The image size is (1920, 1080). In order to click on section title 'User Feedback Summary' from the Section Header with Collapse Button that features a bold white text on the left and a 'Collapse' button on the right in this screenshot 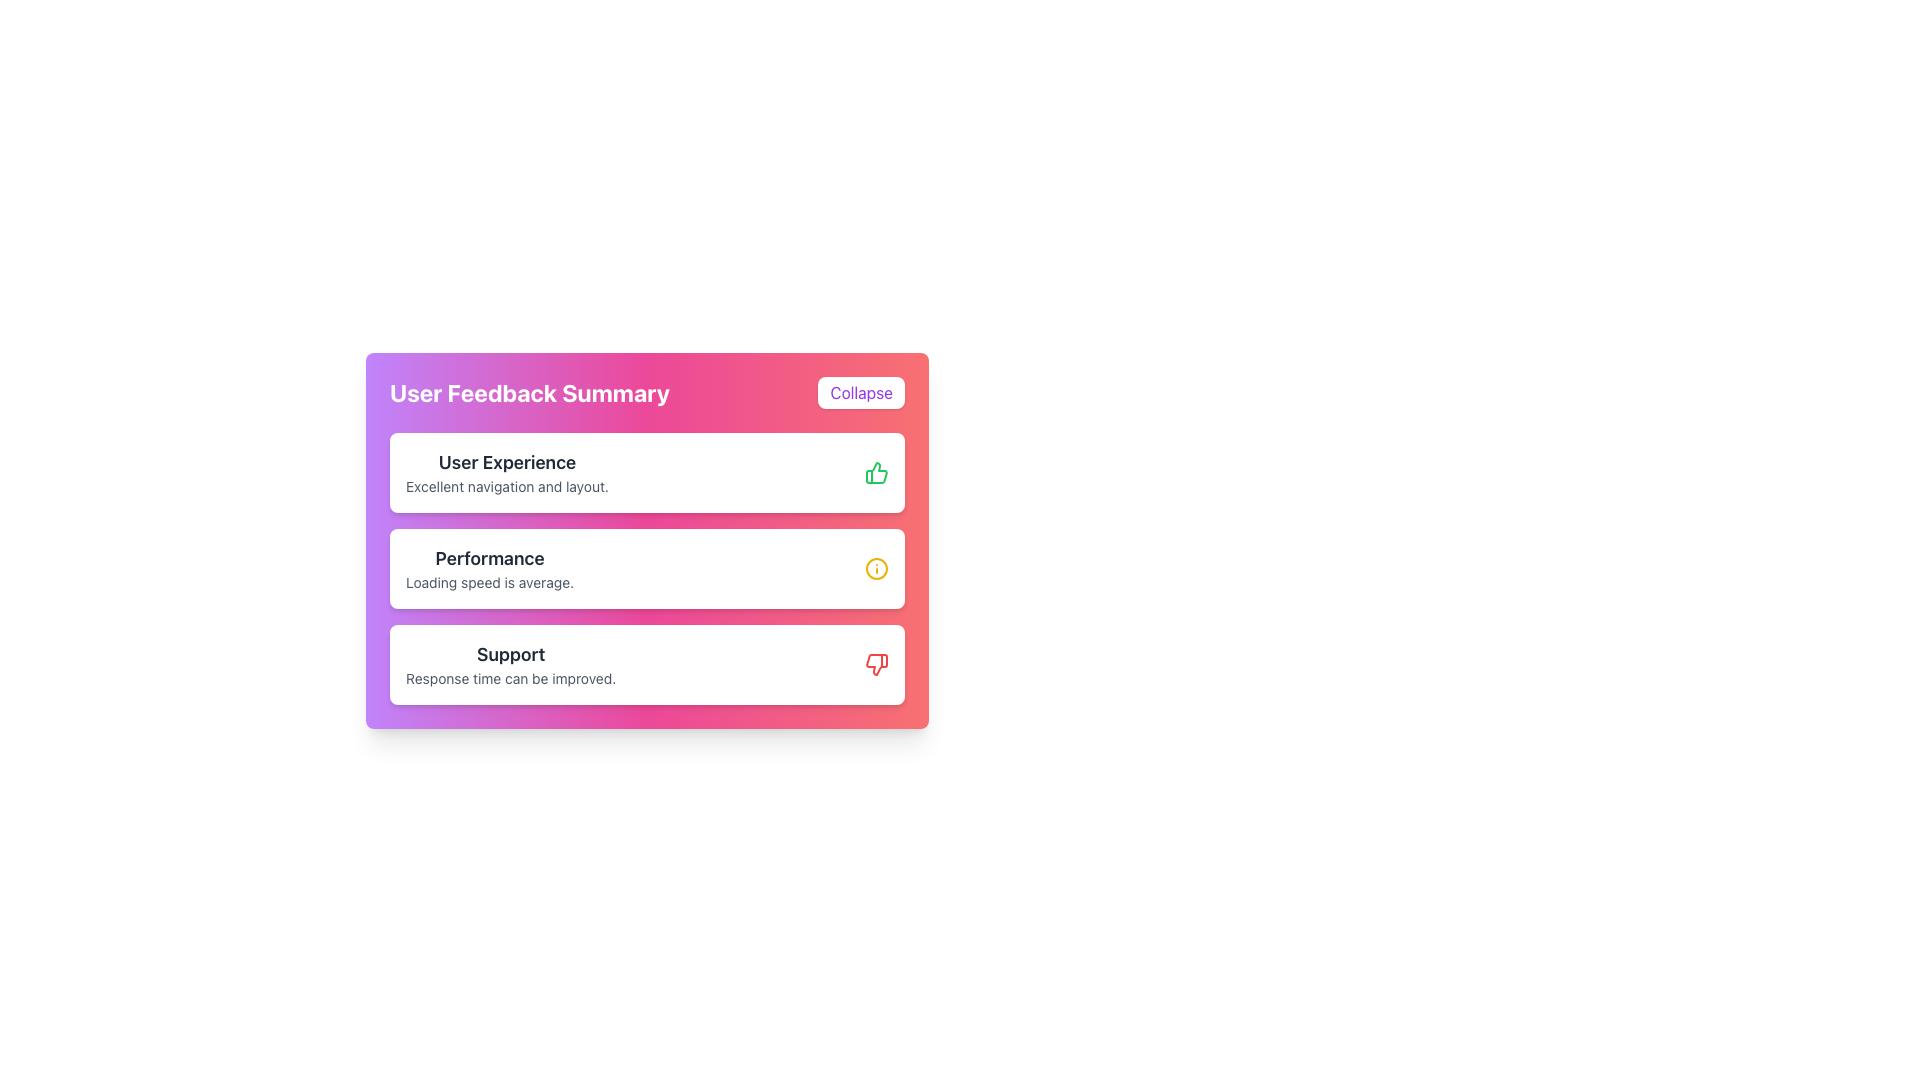, I will do `click(647, 393)`.